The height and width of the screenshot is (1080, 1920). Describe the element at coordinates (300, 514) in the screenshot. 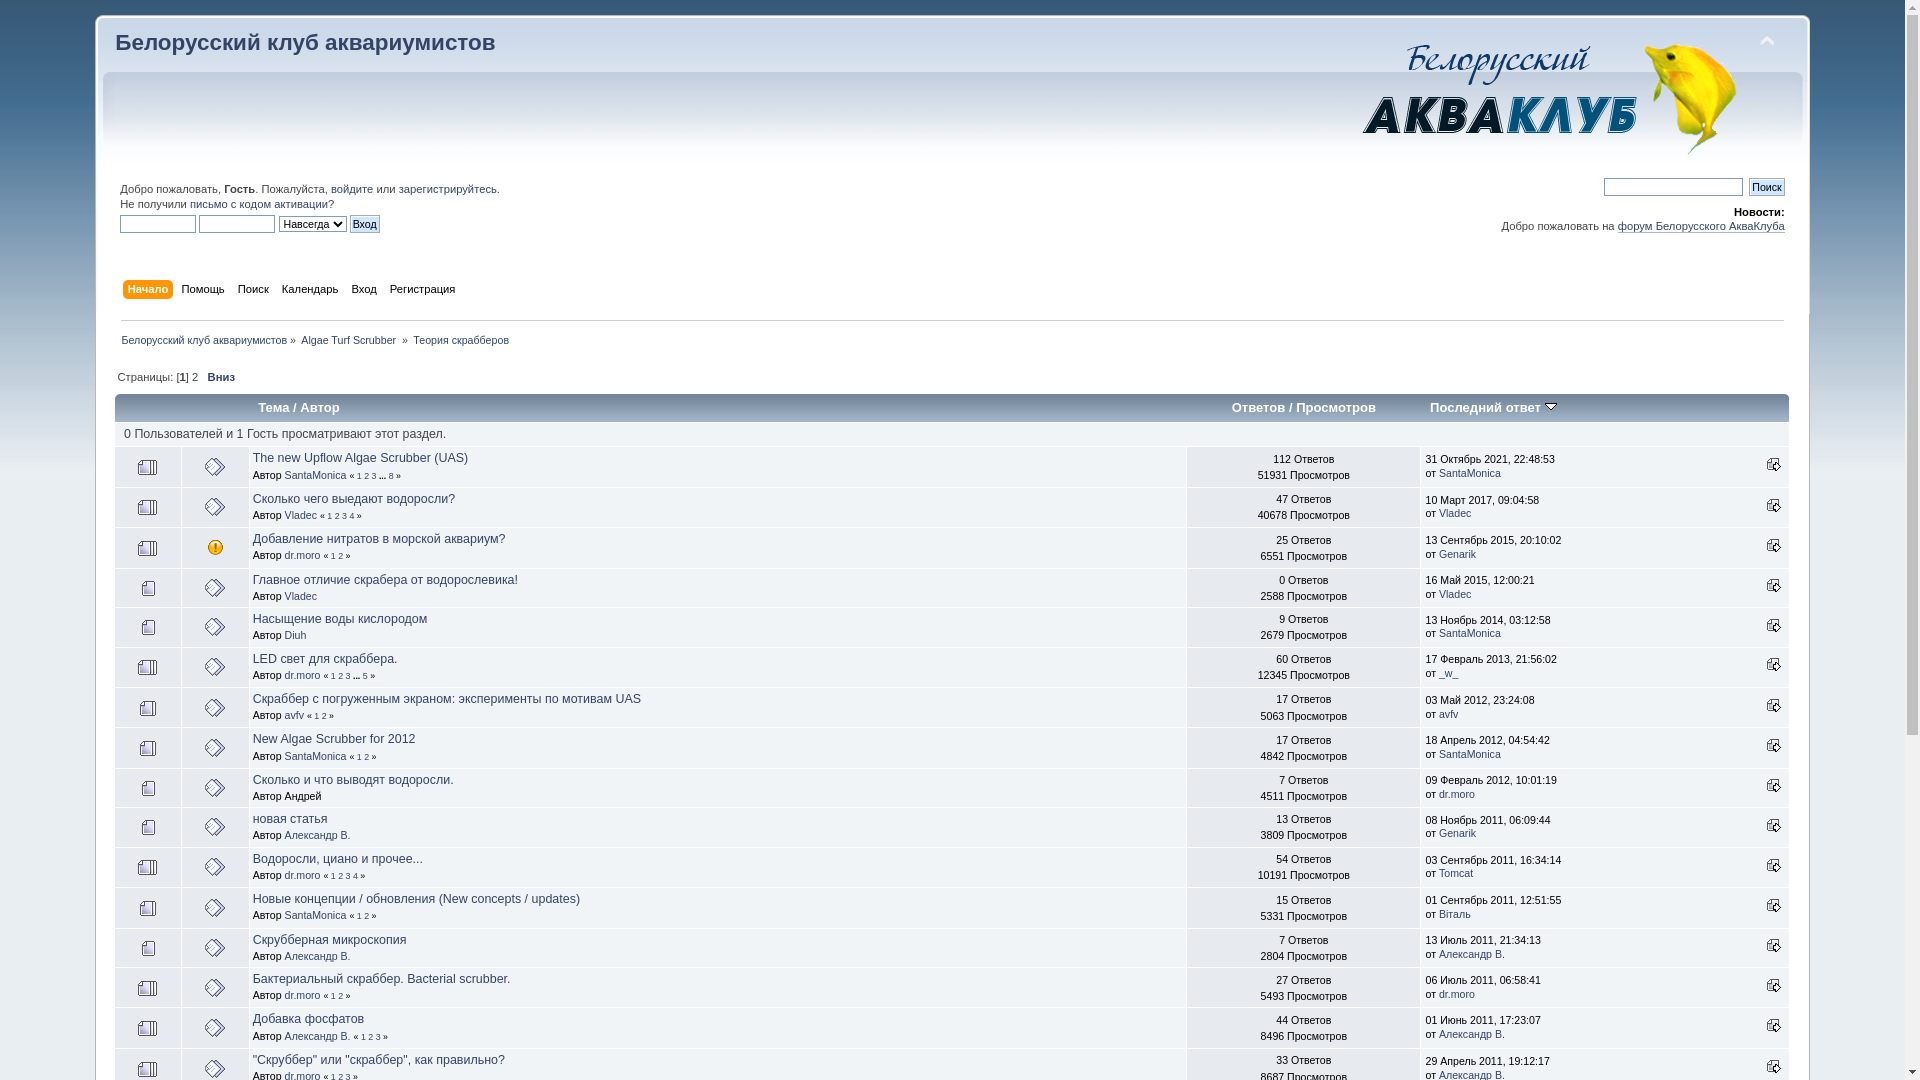

I see `'Vladec'` at that location.